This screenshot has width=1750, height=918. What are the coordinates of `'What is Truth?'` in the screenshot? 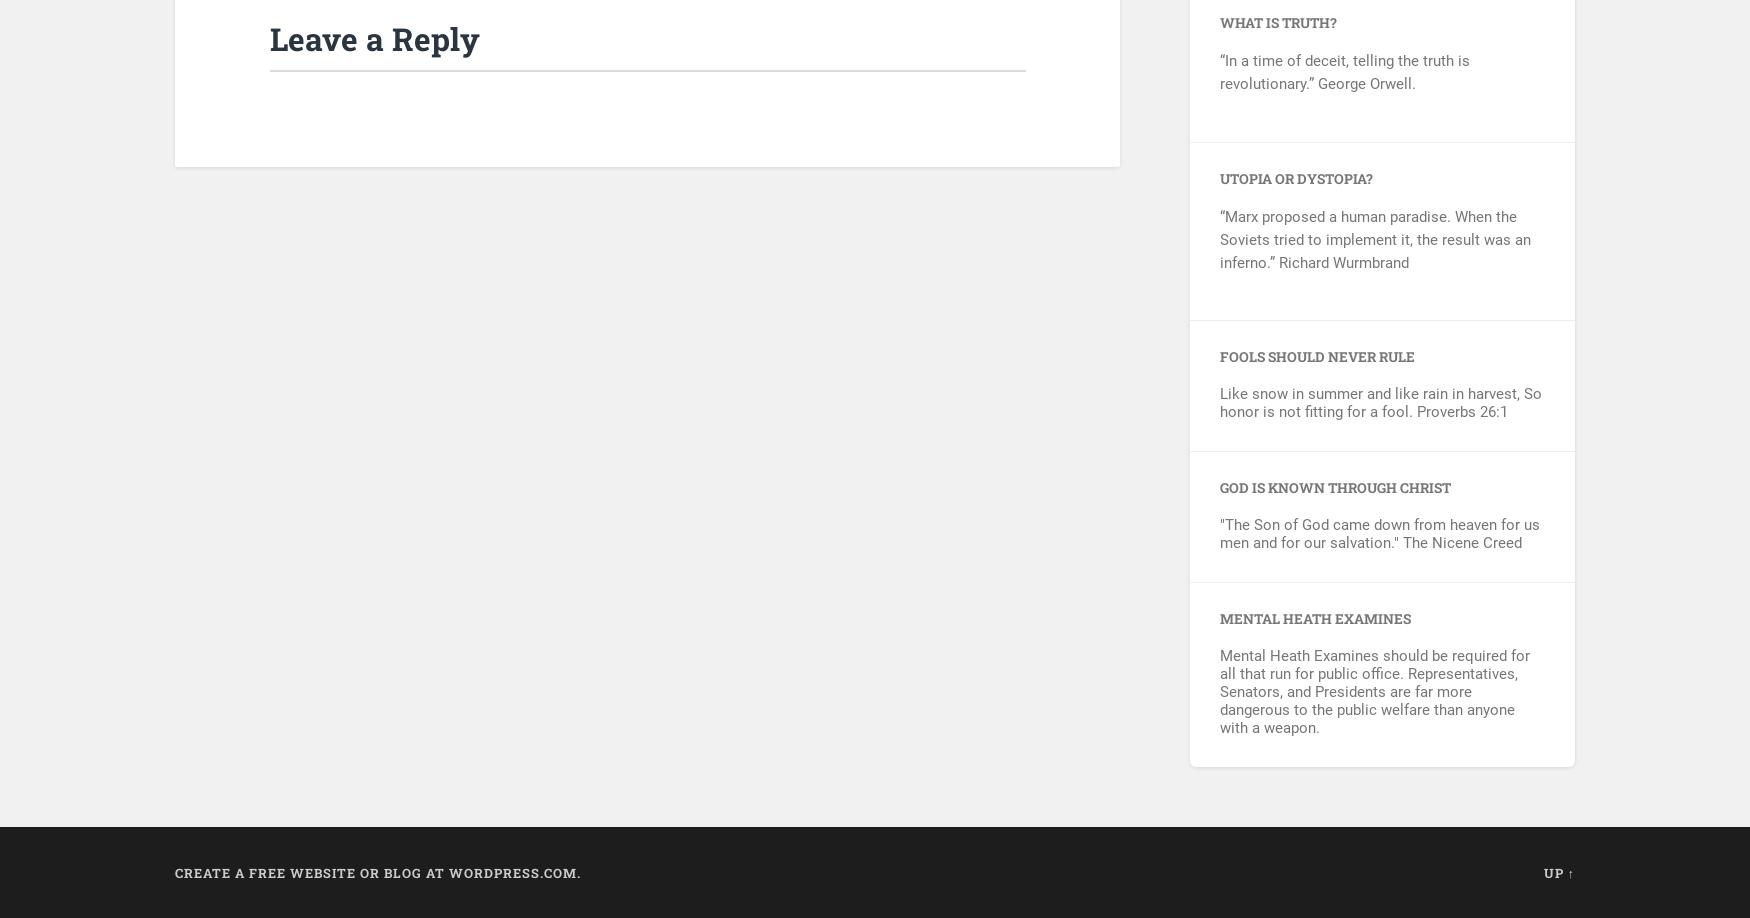 It's located at (1277, 22).